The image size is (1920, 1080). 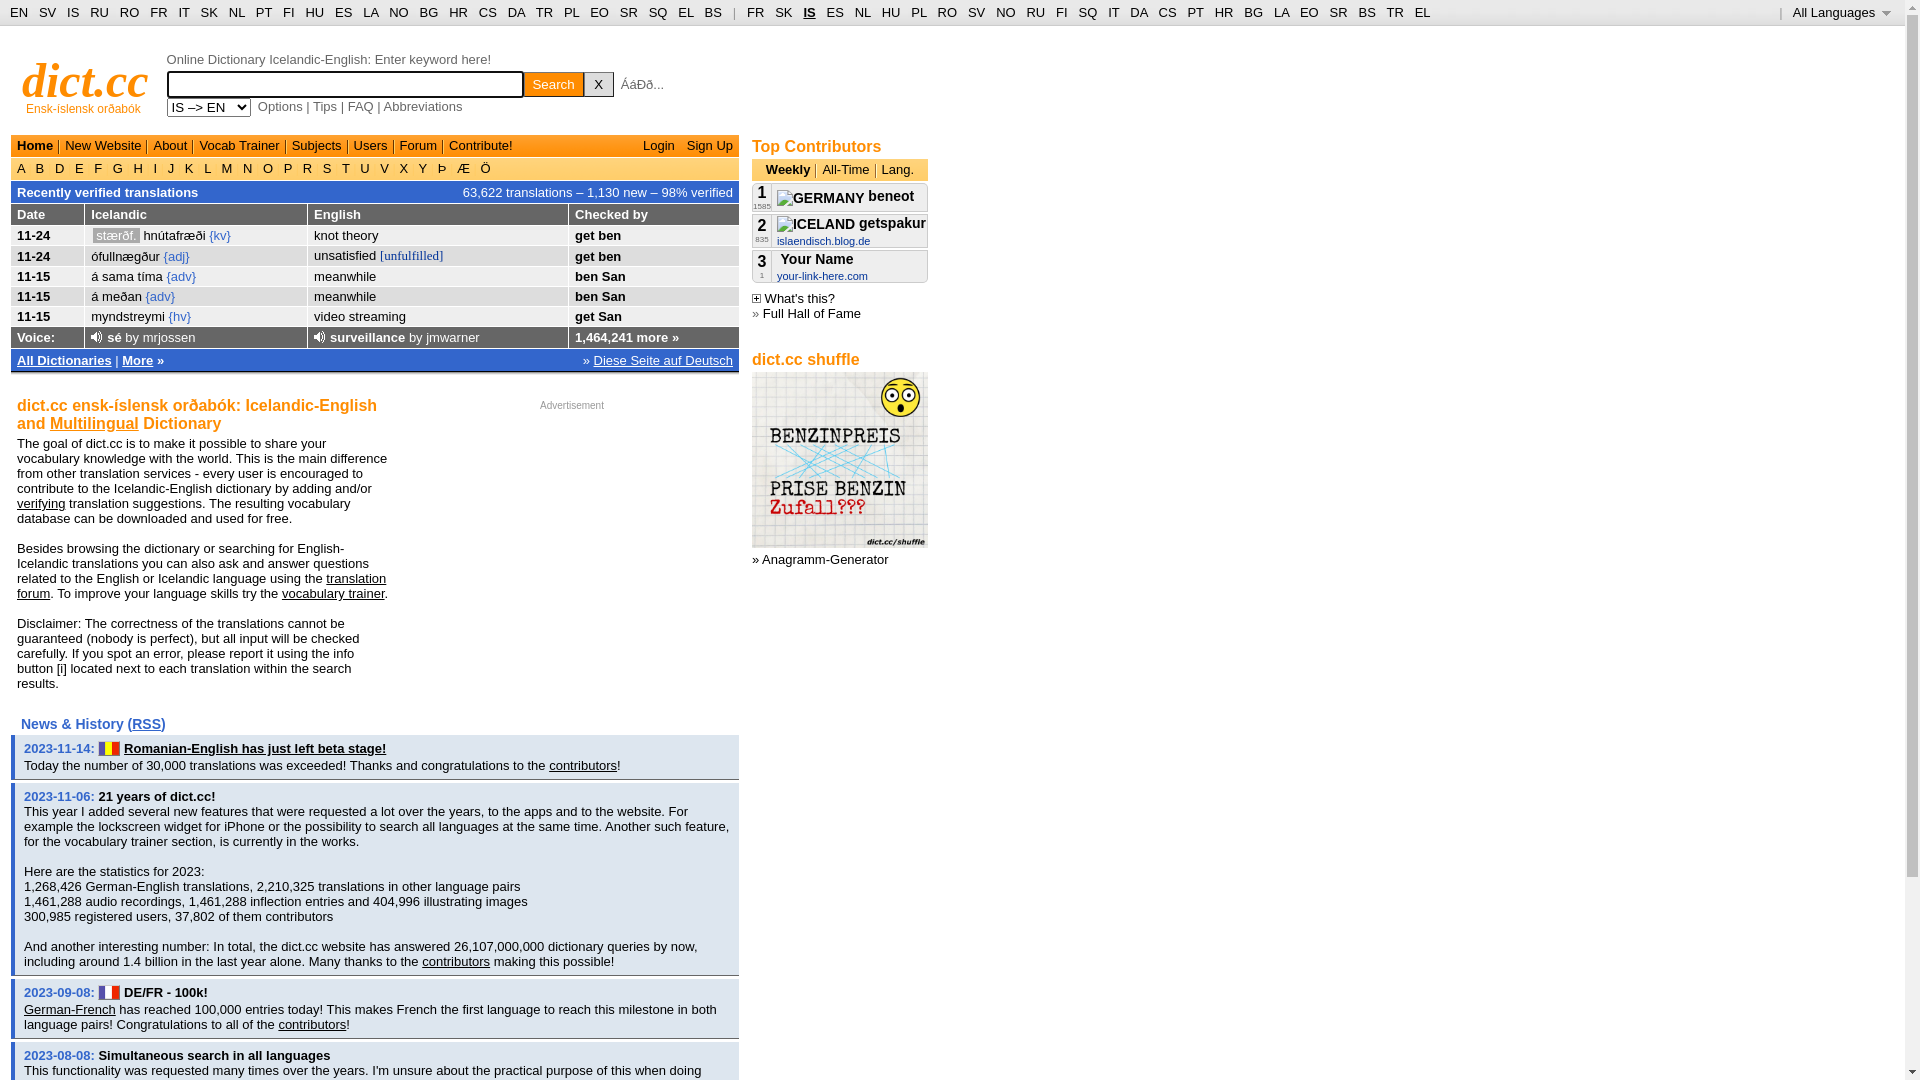 What do you see at coordinates (17, 315) in the screenshot?
I see `'11-15'` at bounding box center [17, 315].